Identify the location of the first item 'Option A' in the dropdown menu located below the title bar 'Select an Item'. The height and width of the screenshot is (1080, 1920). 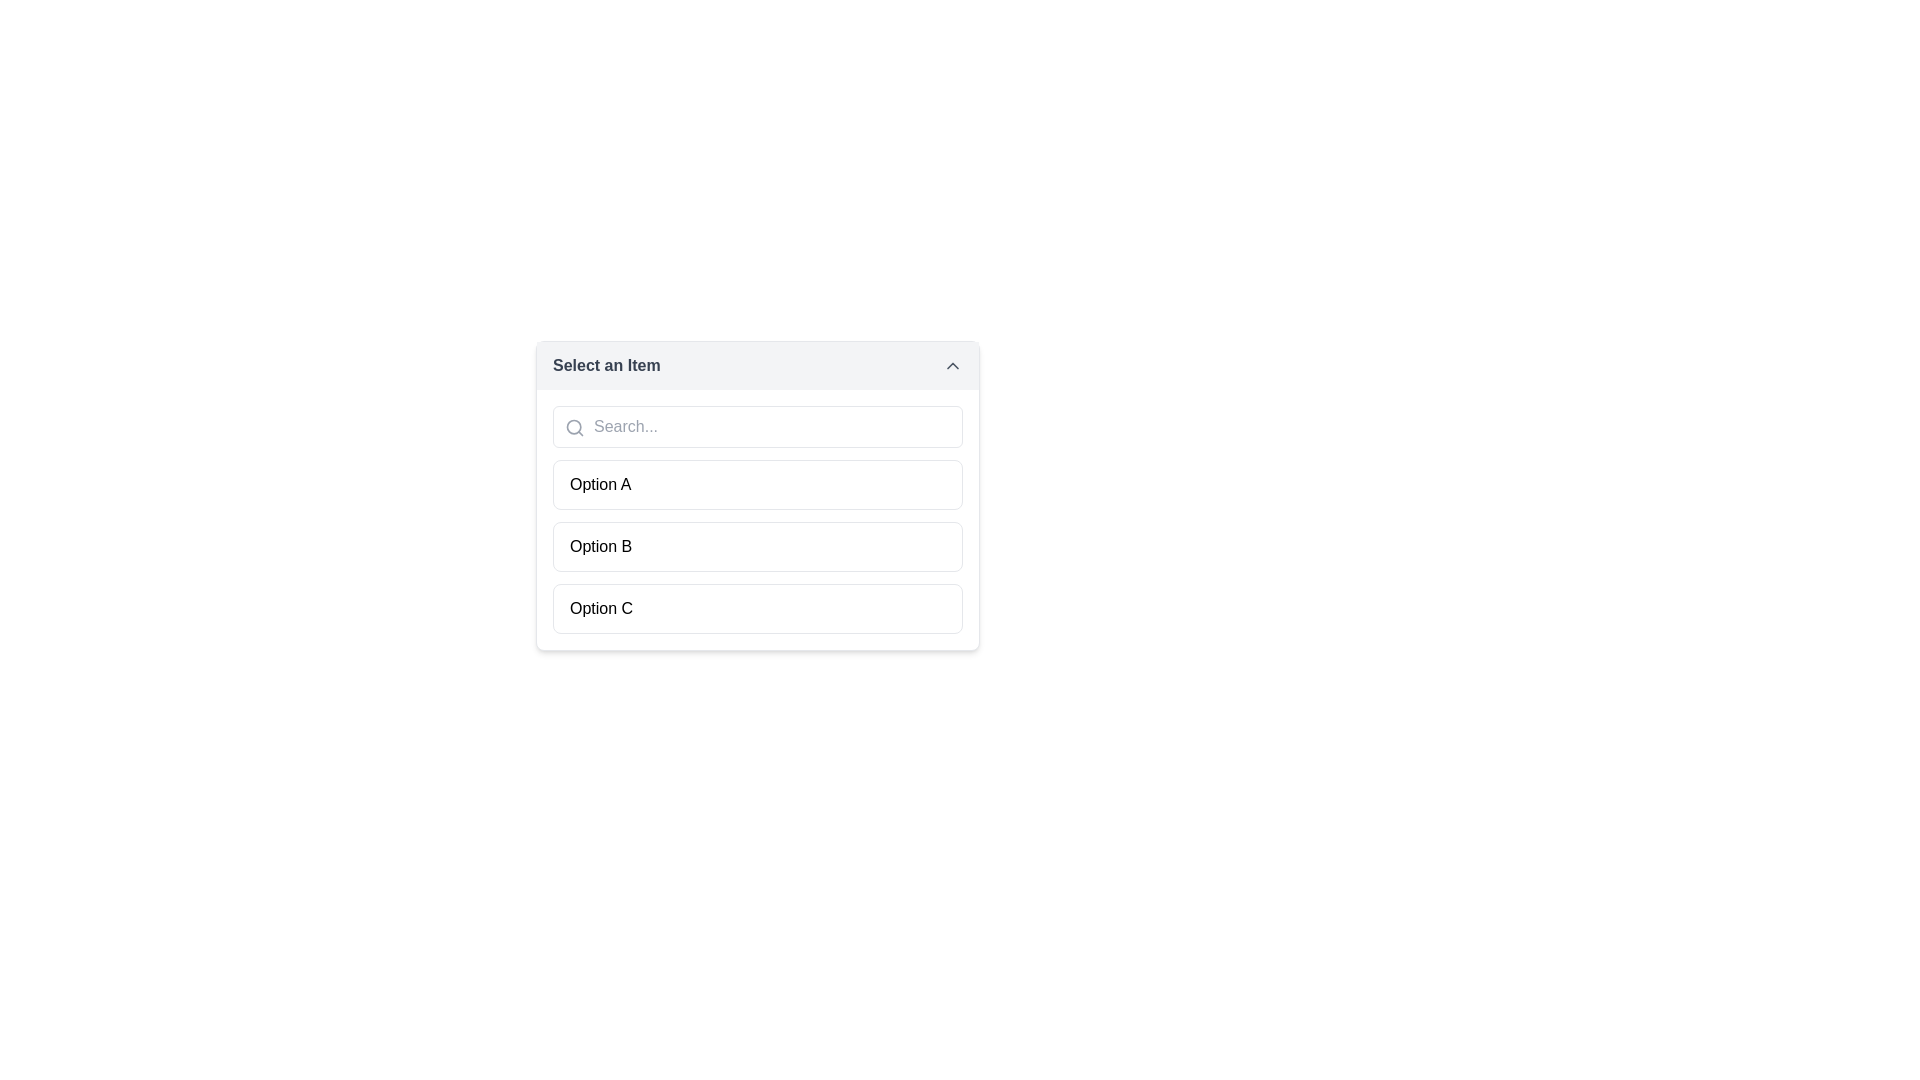
(757, 495).